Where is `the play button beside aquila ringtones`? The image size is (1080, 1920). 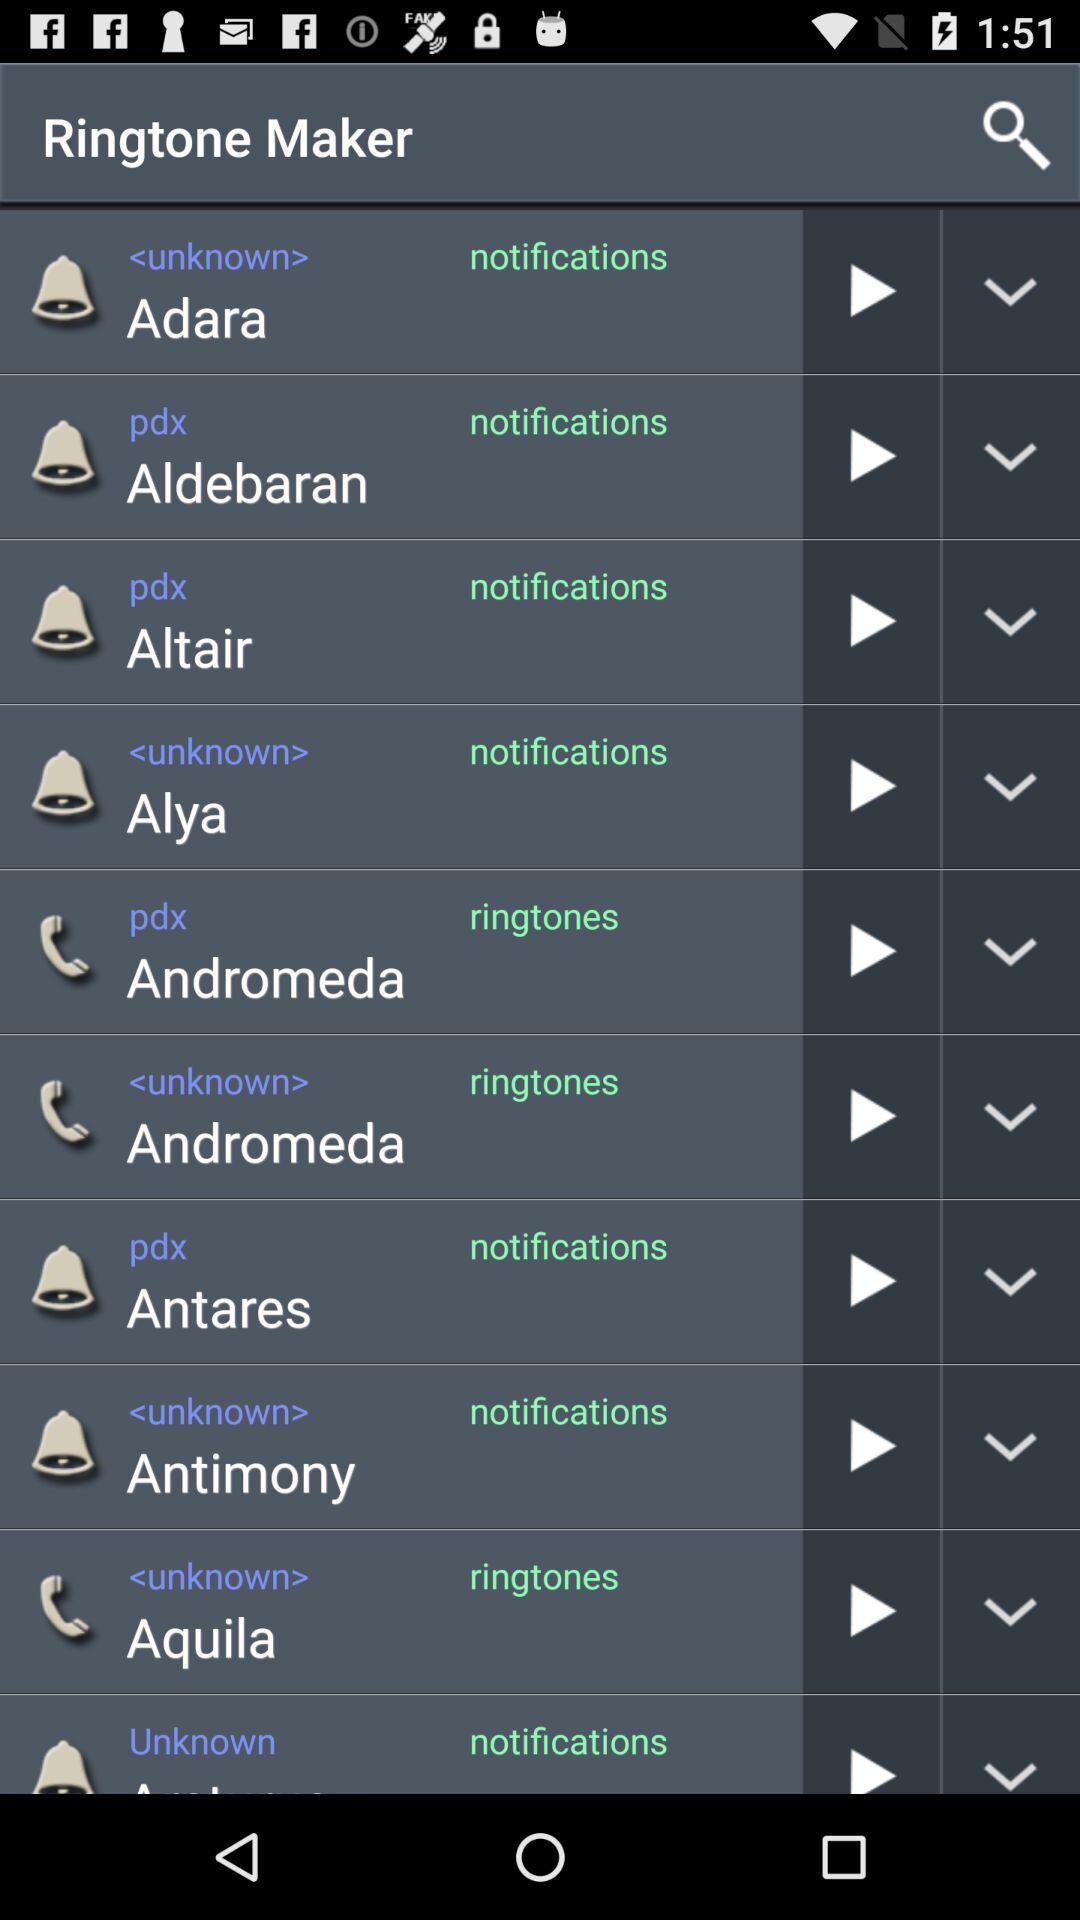
the play button beside aquila ringtones is located at coordinates (870, 1612).